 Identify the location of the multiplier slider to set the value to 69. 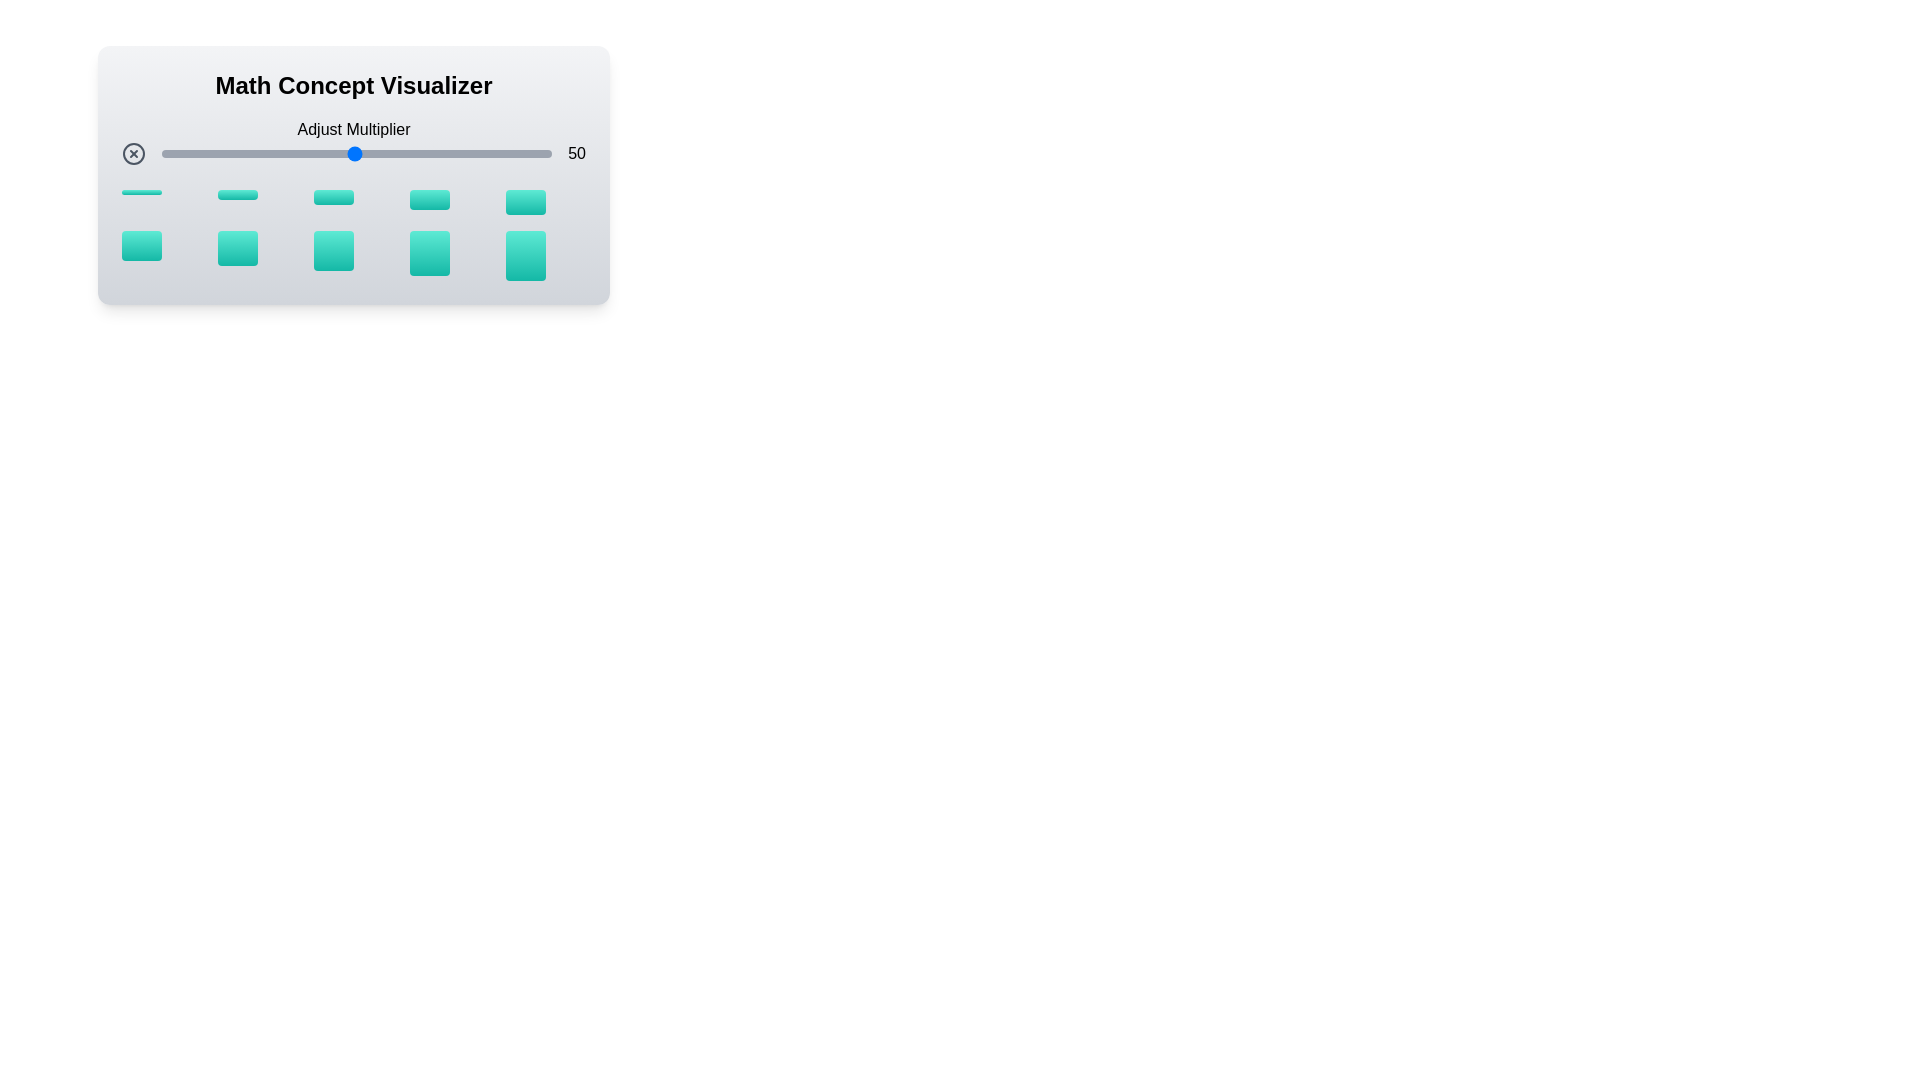
(429, 153).